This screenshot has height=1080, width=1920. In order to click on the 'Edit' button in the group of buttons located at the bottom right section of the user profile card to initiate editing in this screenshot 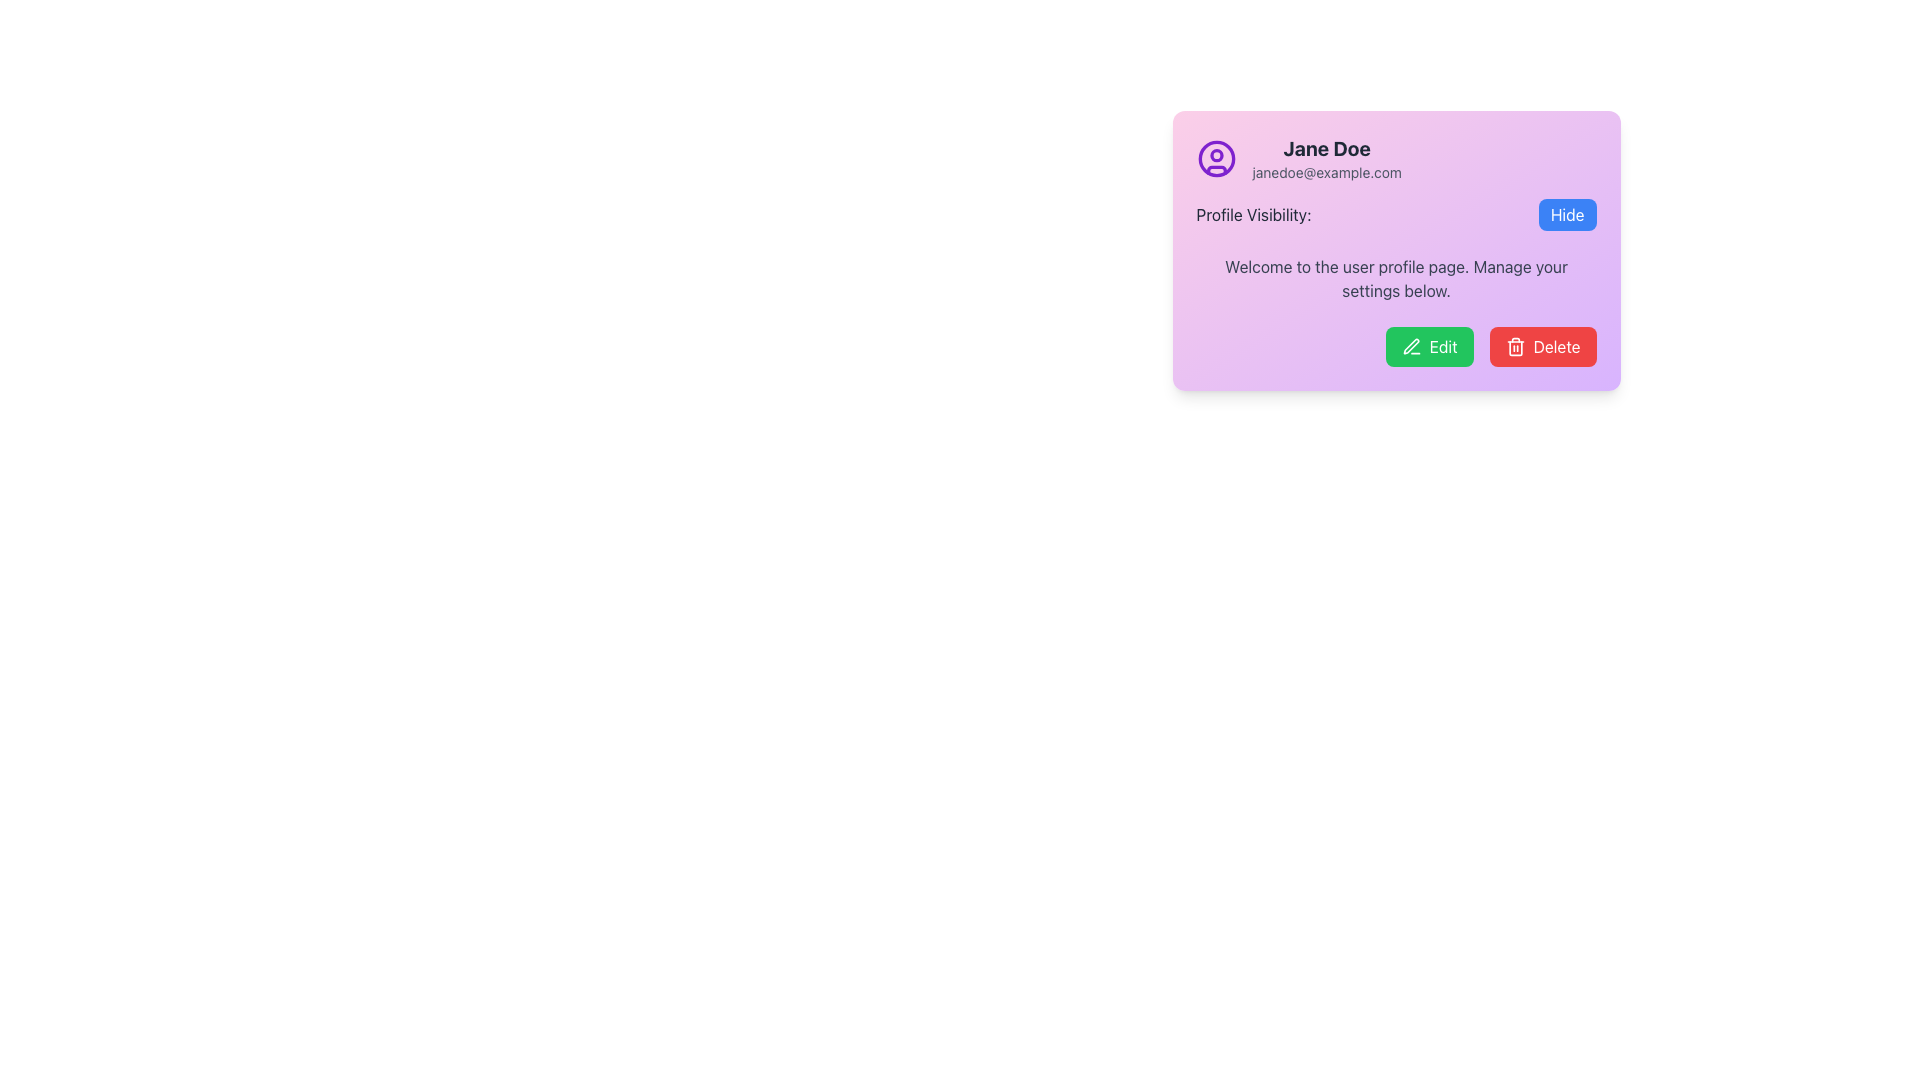, I will do `click(1395, 346)`.